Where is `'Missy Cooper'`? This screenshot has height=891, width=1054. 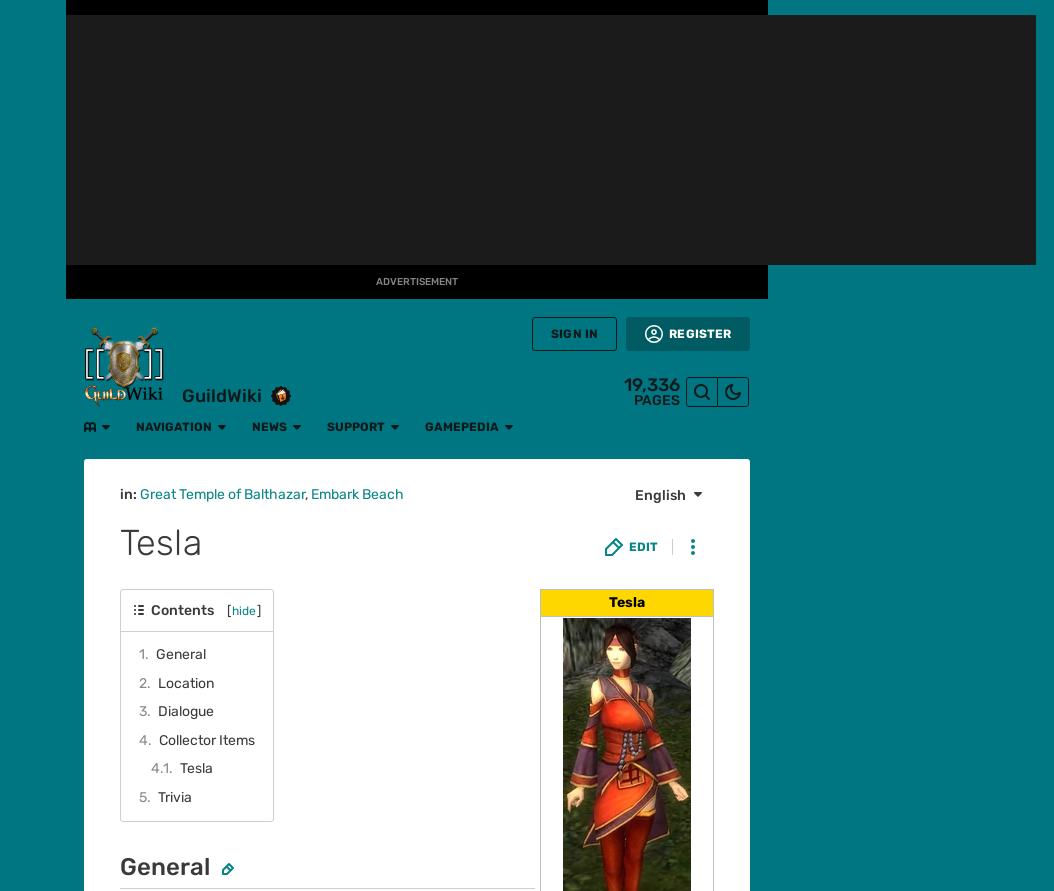 'Missy Cooper' is located at coordinates (137, 683).